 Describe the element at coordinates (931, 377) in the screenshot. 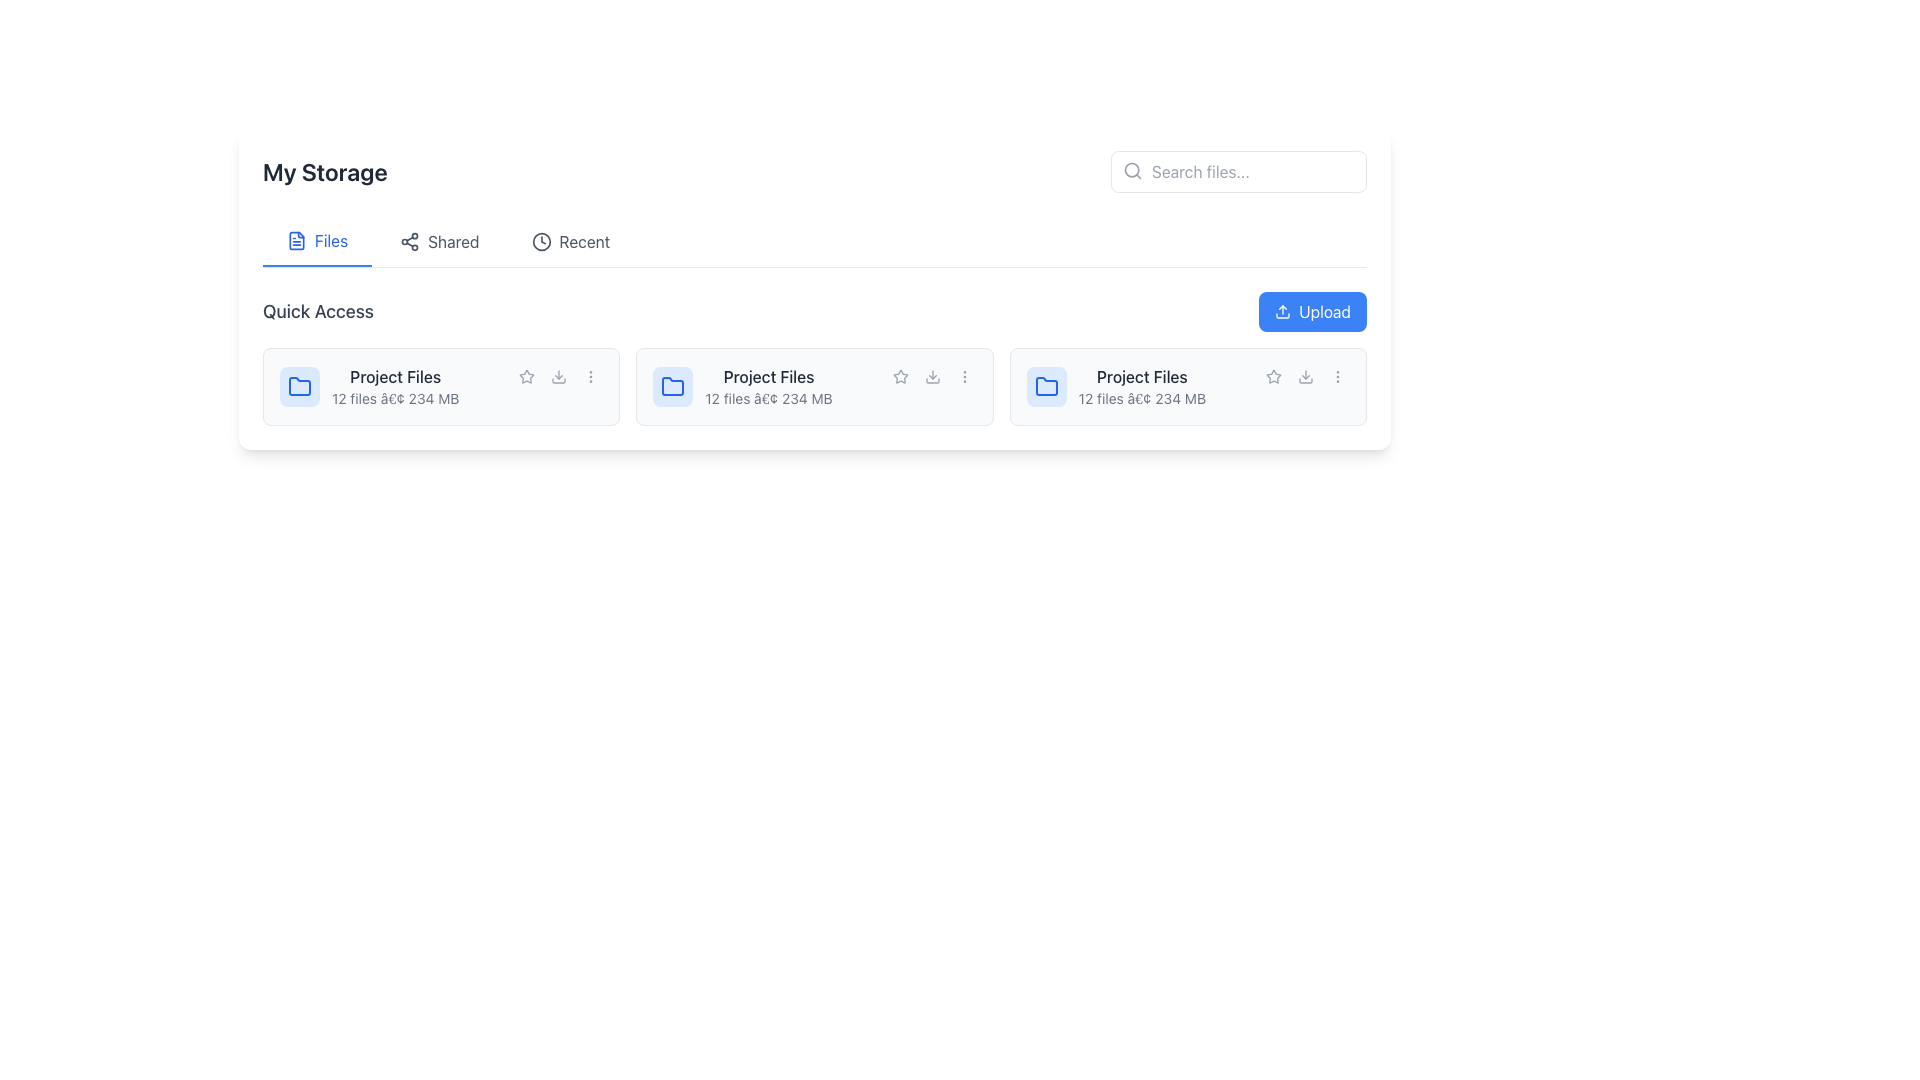

I see `the download button with a downward arrow icon located between the star icon and the vertical ellipsis in the 'Project Files' section to change its color` at that location.